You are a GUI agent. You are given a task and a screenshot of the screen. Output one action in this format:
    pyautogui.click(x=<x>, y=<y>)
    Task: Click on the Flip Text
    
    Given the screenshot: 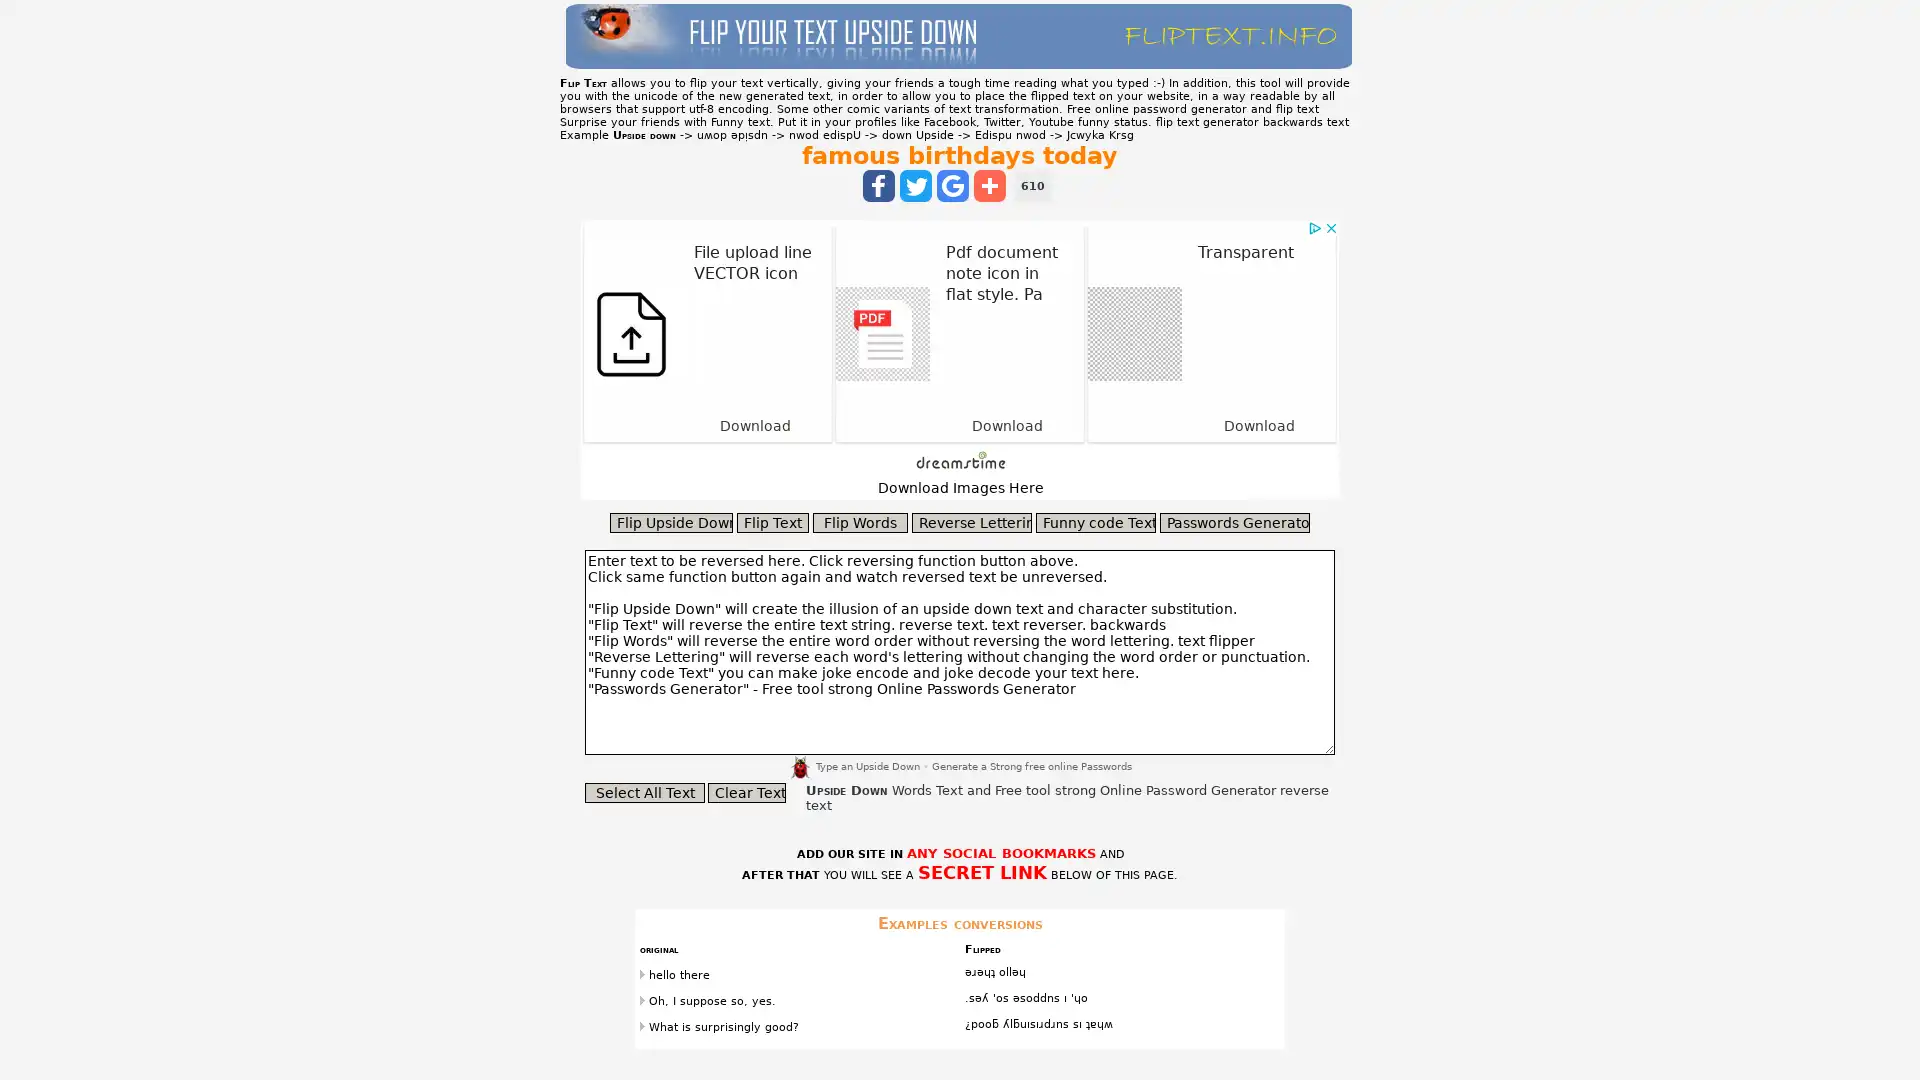 What is the action you would take?
    pyautogui.click(x=771, y=522)
    